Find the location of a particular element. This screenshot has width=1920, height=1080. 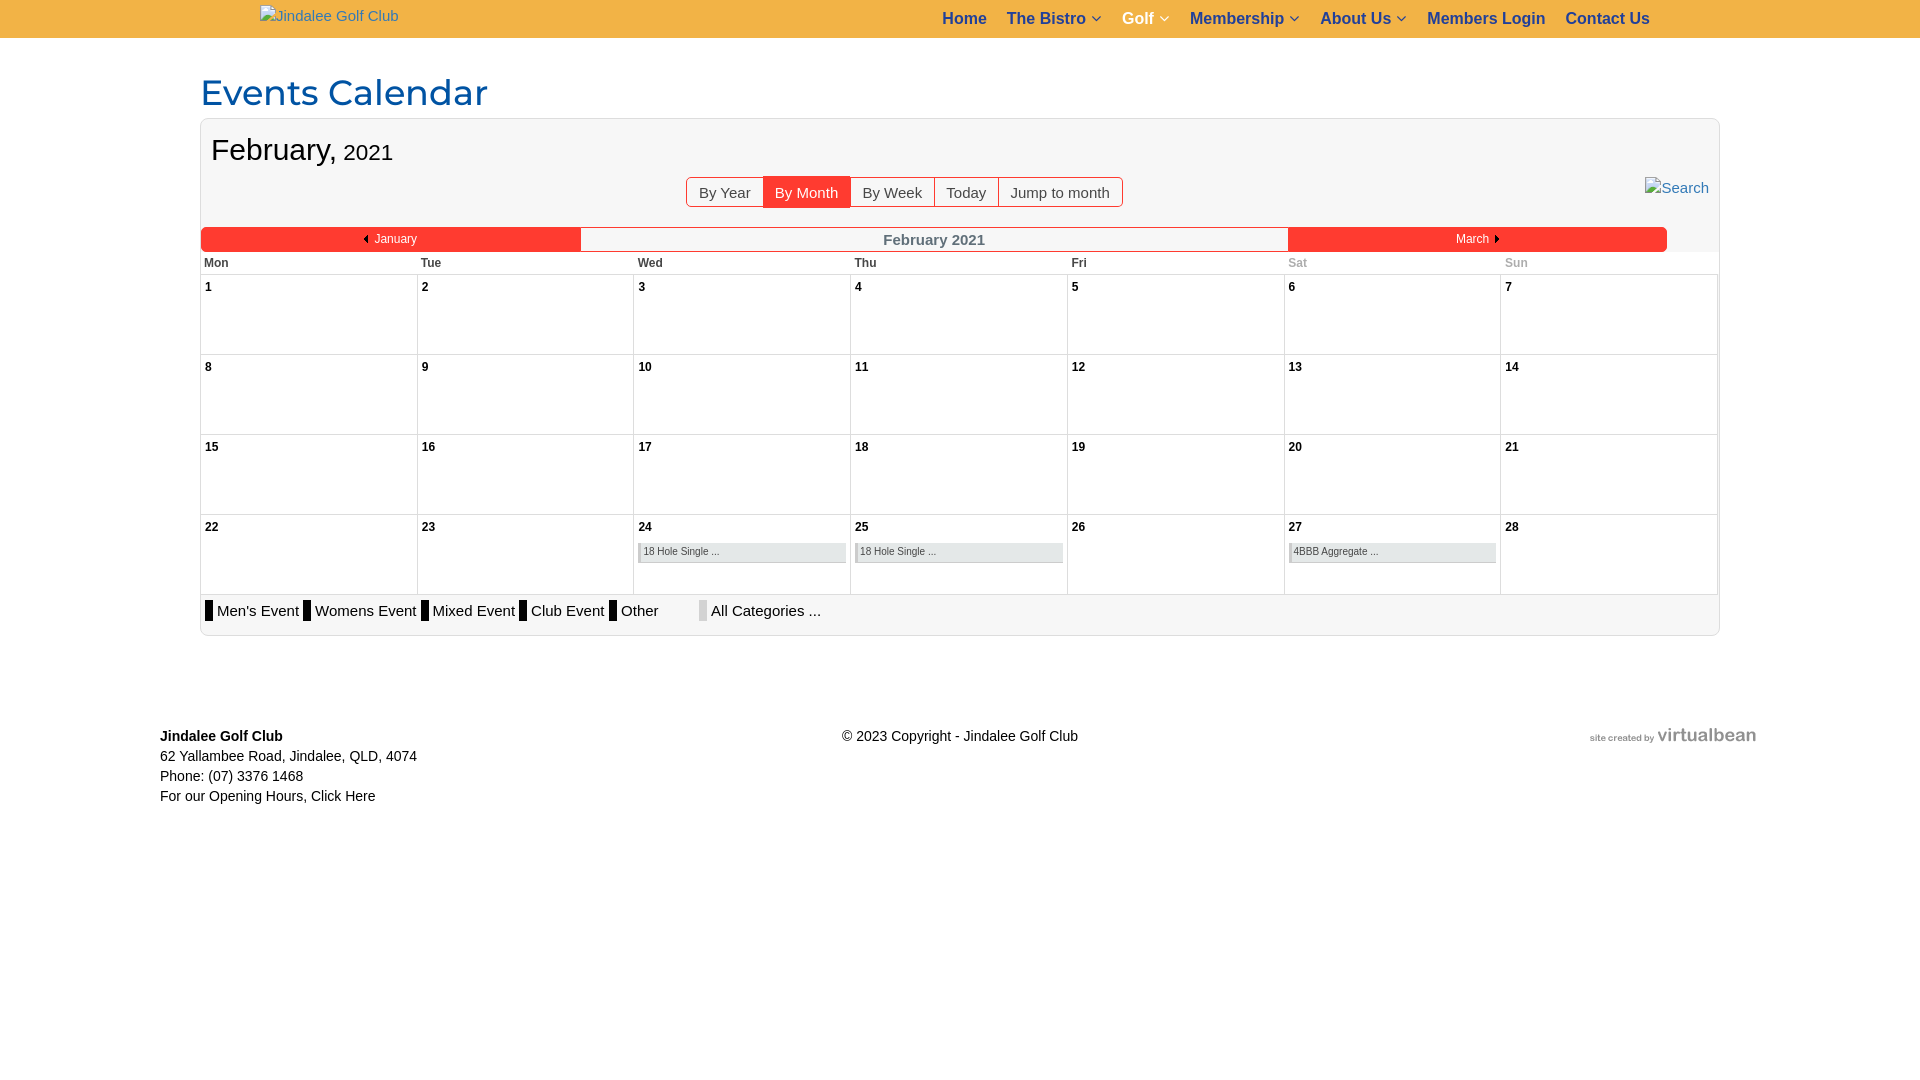

'17' is located at coordinates (637, 446).